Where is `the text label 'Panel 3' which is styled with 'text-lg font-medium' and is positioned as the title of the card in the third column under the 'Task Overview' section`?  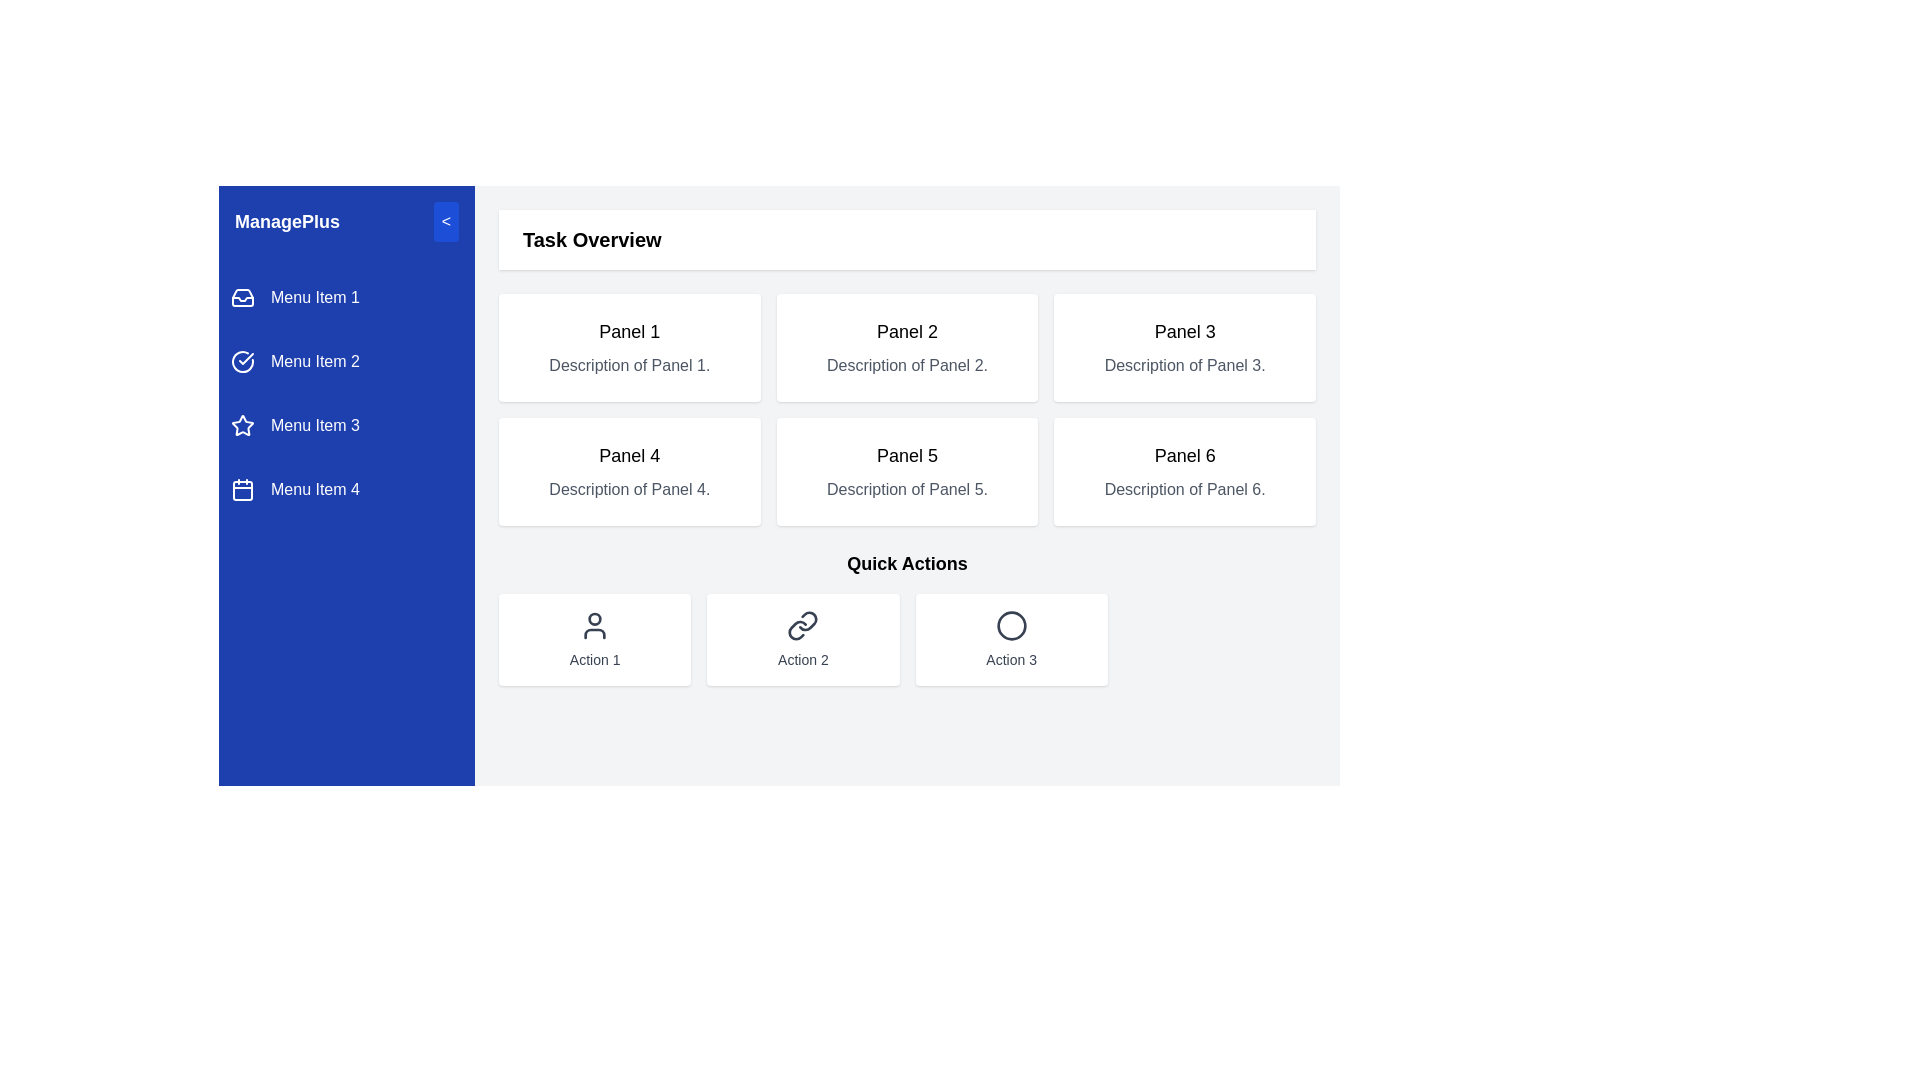
the text label 'Panel 3' which is styled with 'text-lg font-medium' and is positioned as the title of the card in the third column under the 'Task Overview' section is located at coordinates (1185, 330).